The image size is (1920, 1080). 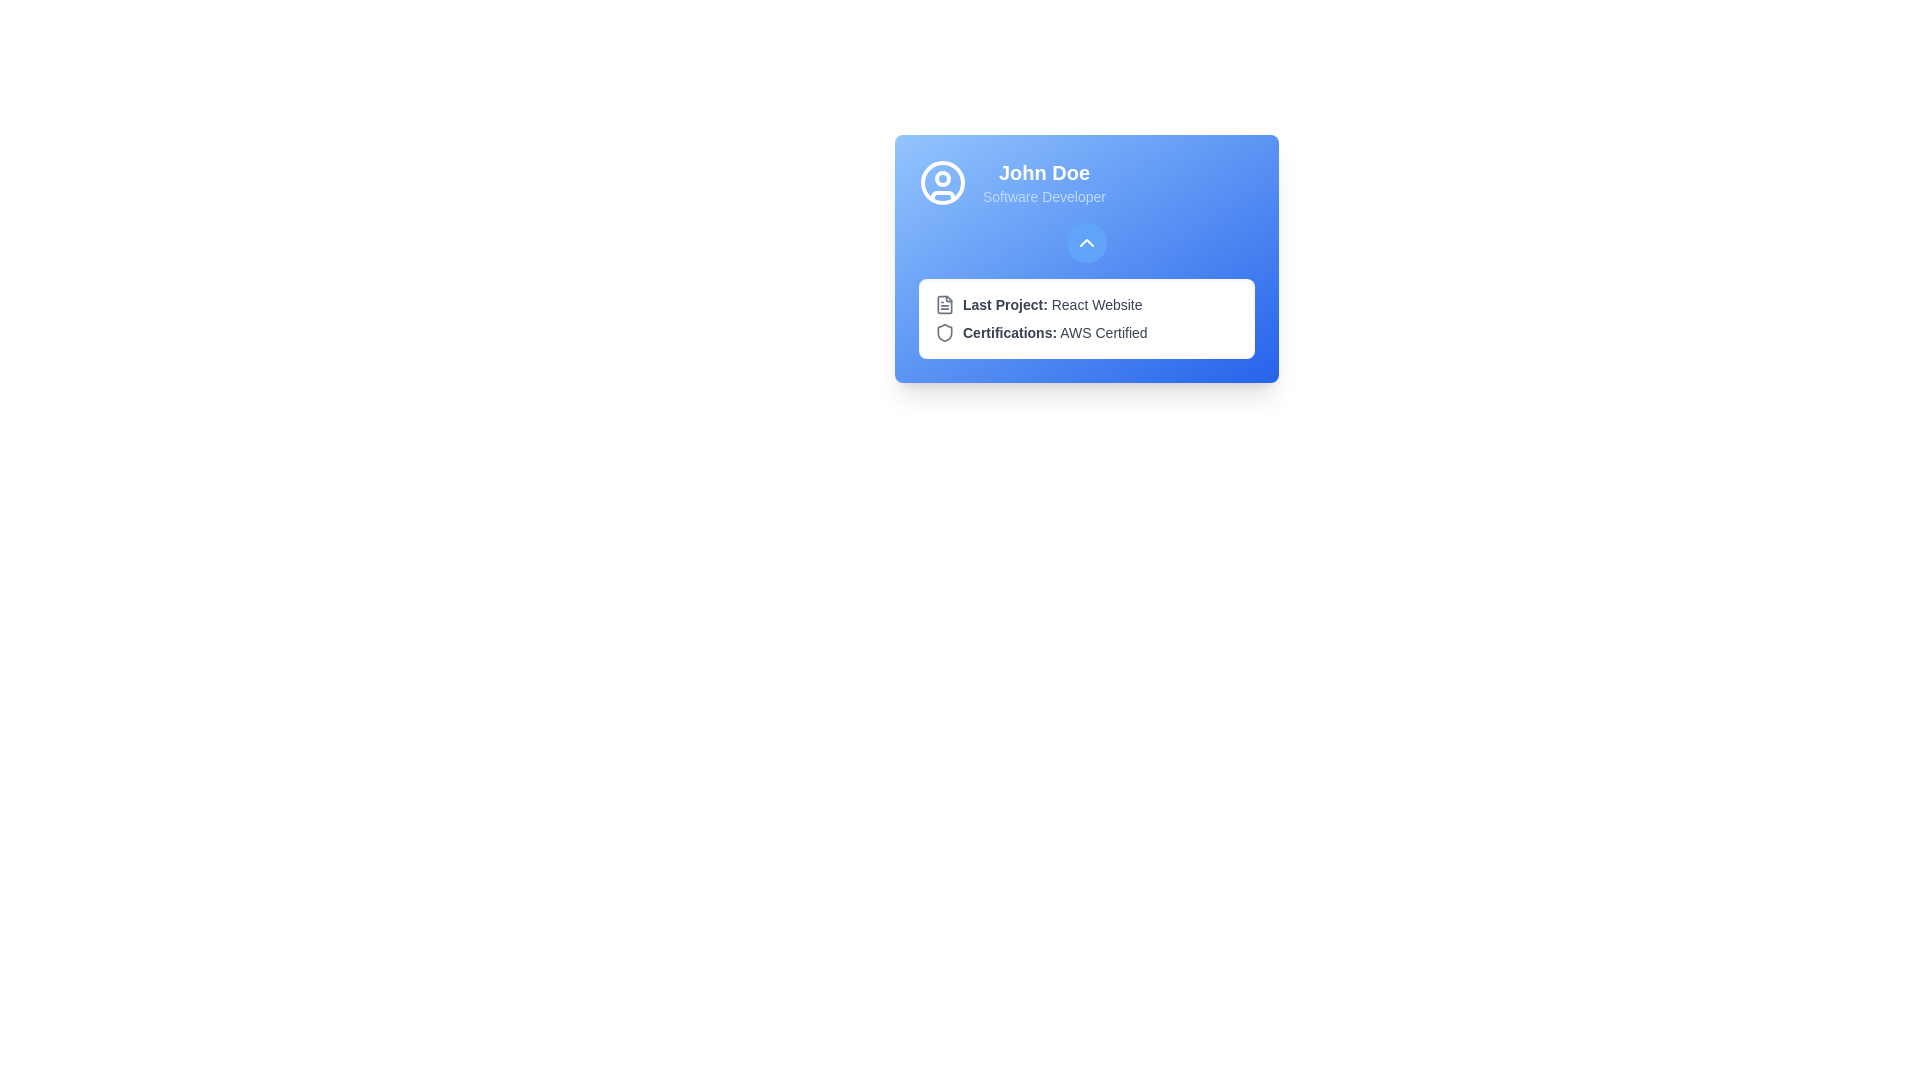 I want to click on the text block containing 'John Doe' in bold white font and 'Software Developer' in light blue font, located on the blue card to the right of the circular user icon, so click(x=1043, y=182).